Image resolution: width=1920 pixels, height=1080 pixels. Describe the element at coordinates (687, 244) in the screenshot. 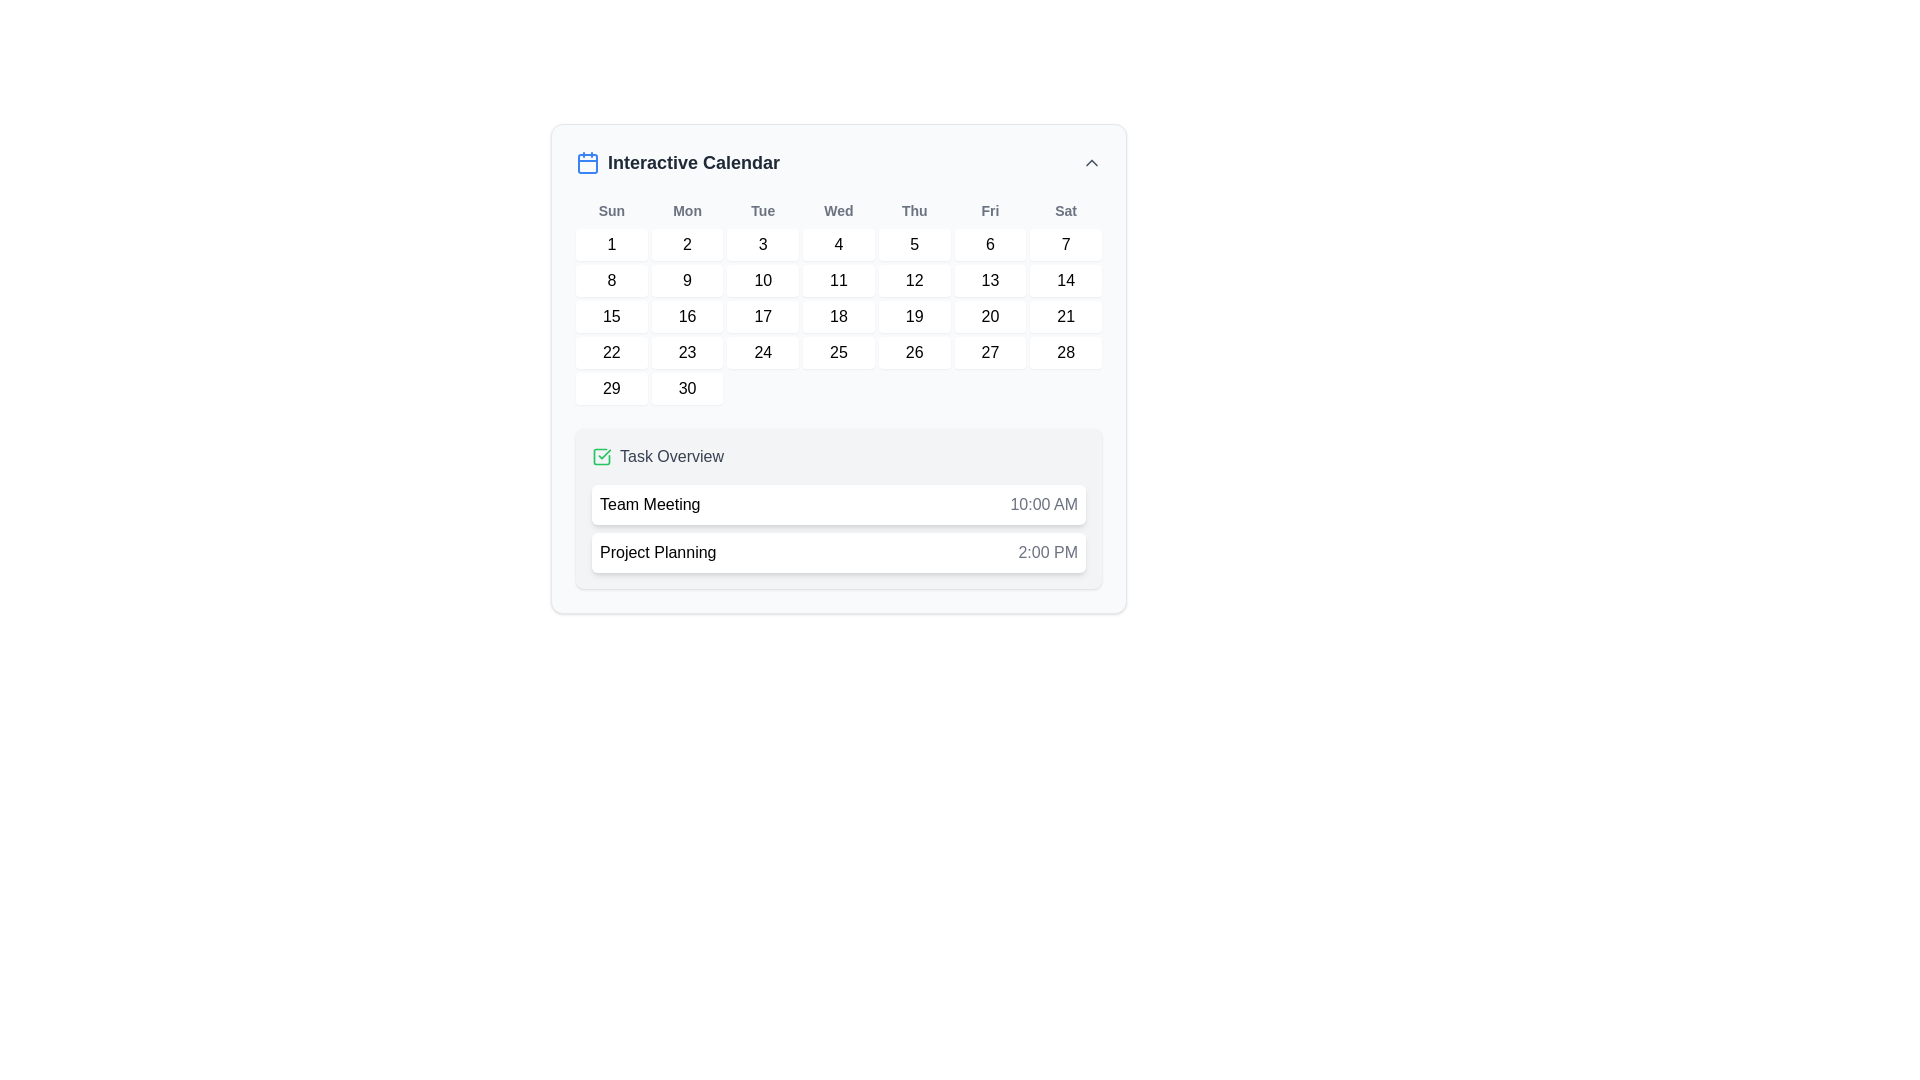

I see `the selectable date button for the '2nd' of the month in the calendar interface` at that location.